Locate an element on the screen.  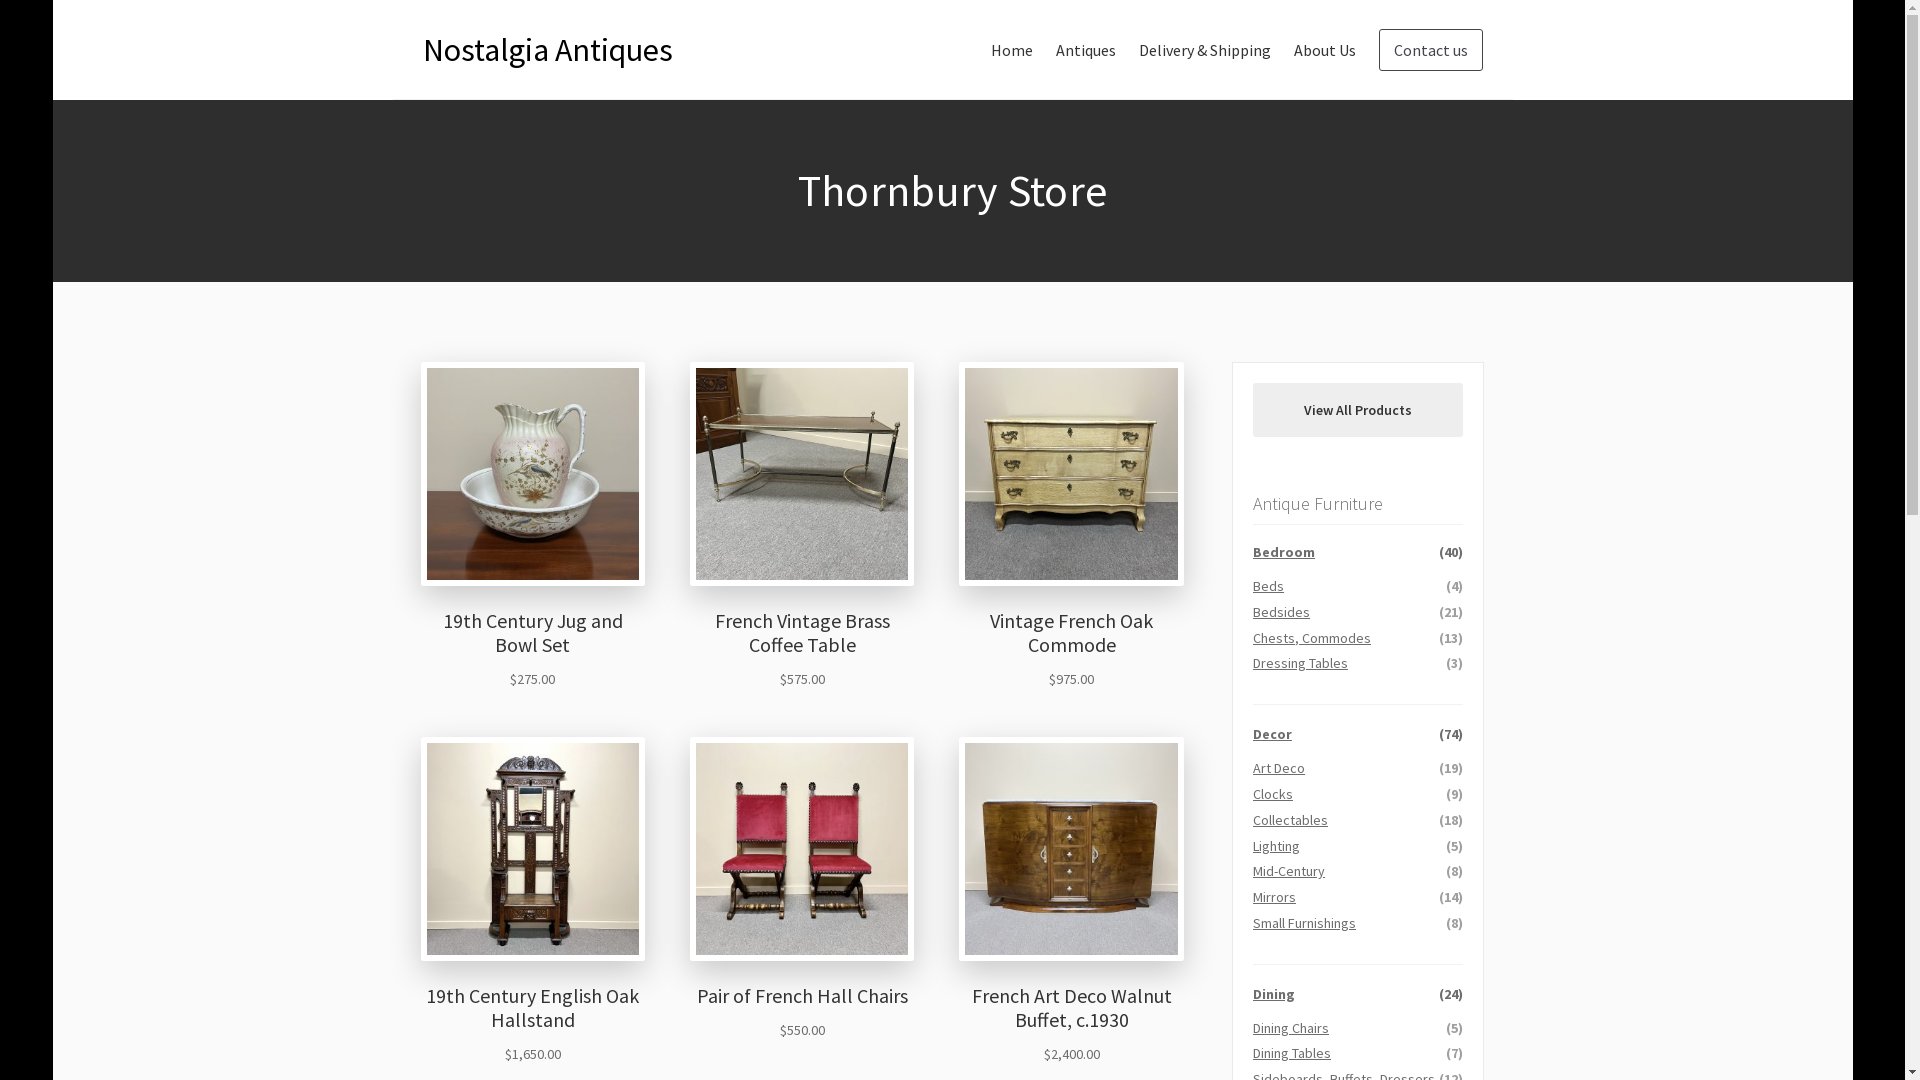
'Art Deco' is located at coordinates (1277, 766).